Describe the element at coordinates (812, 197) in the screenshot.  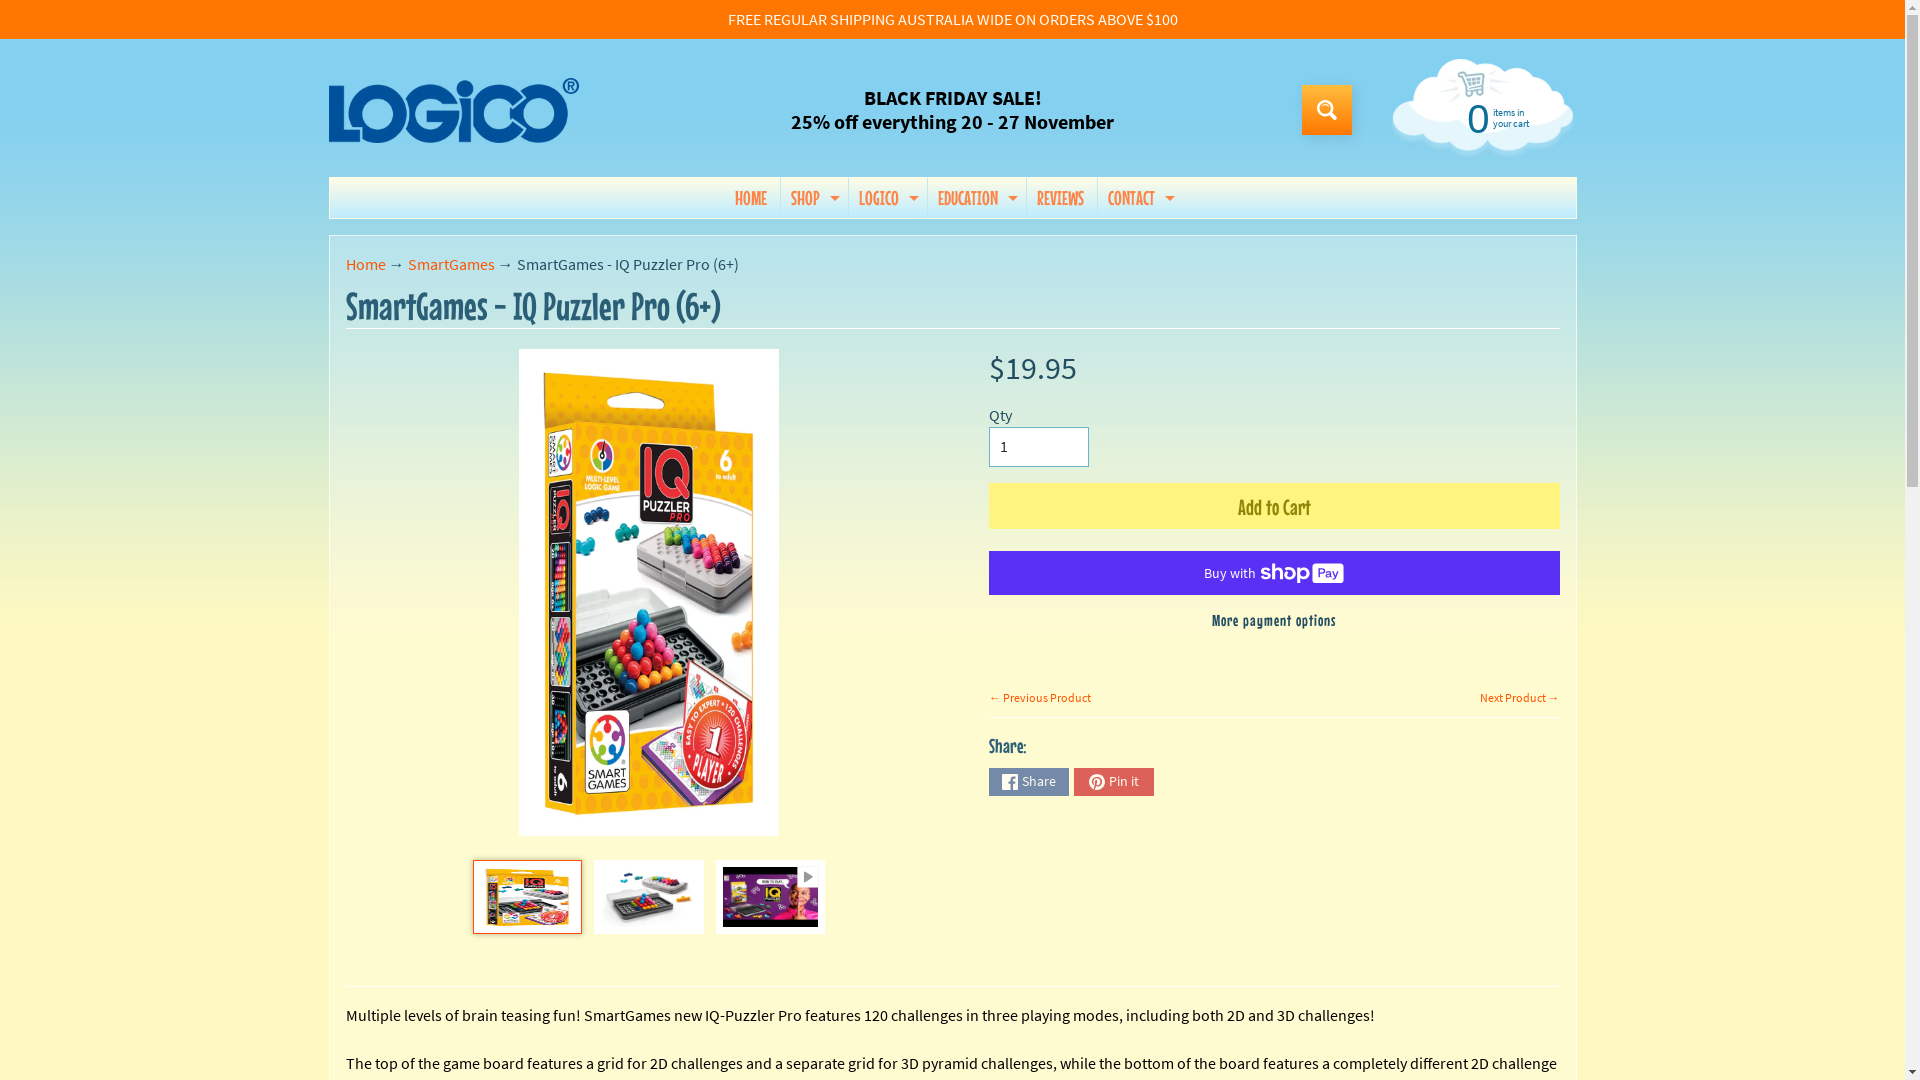
I see `'SHOP` at that location.